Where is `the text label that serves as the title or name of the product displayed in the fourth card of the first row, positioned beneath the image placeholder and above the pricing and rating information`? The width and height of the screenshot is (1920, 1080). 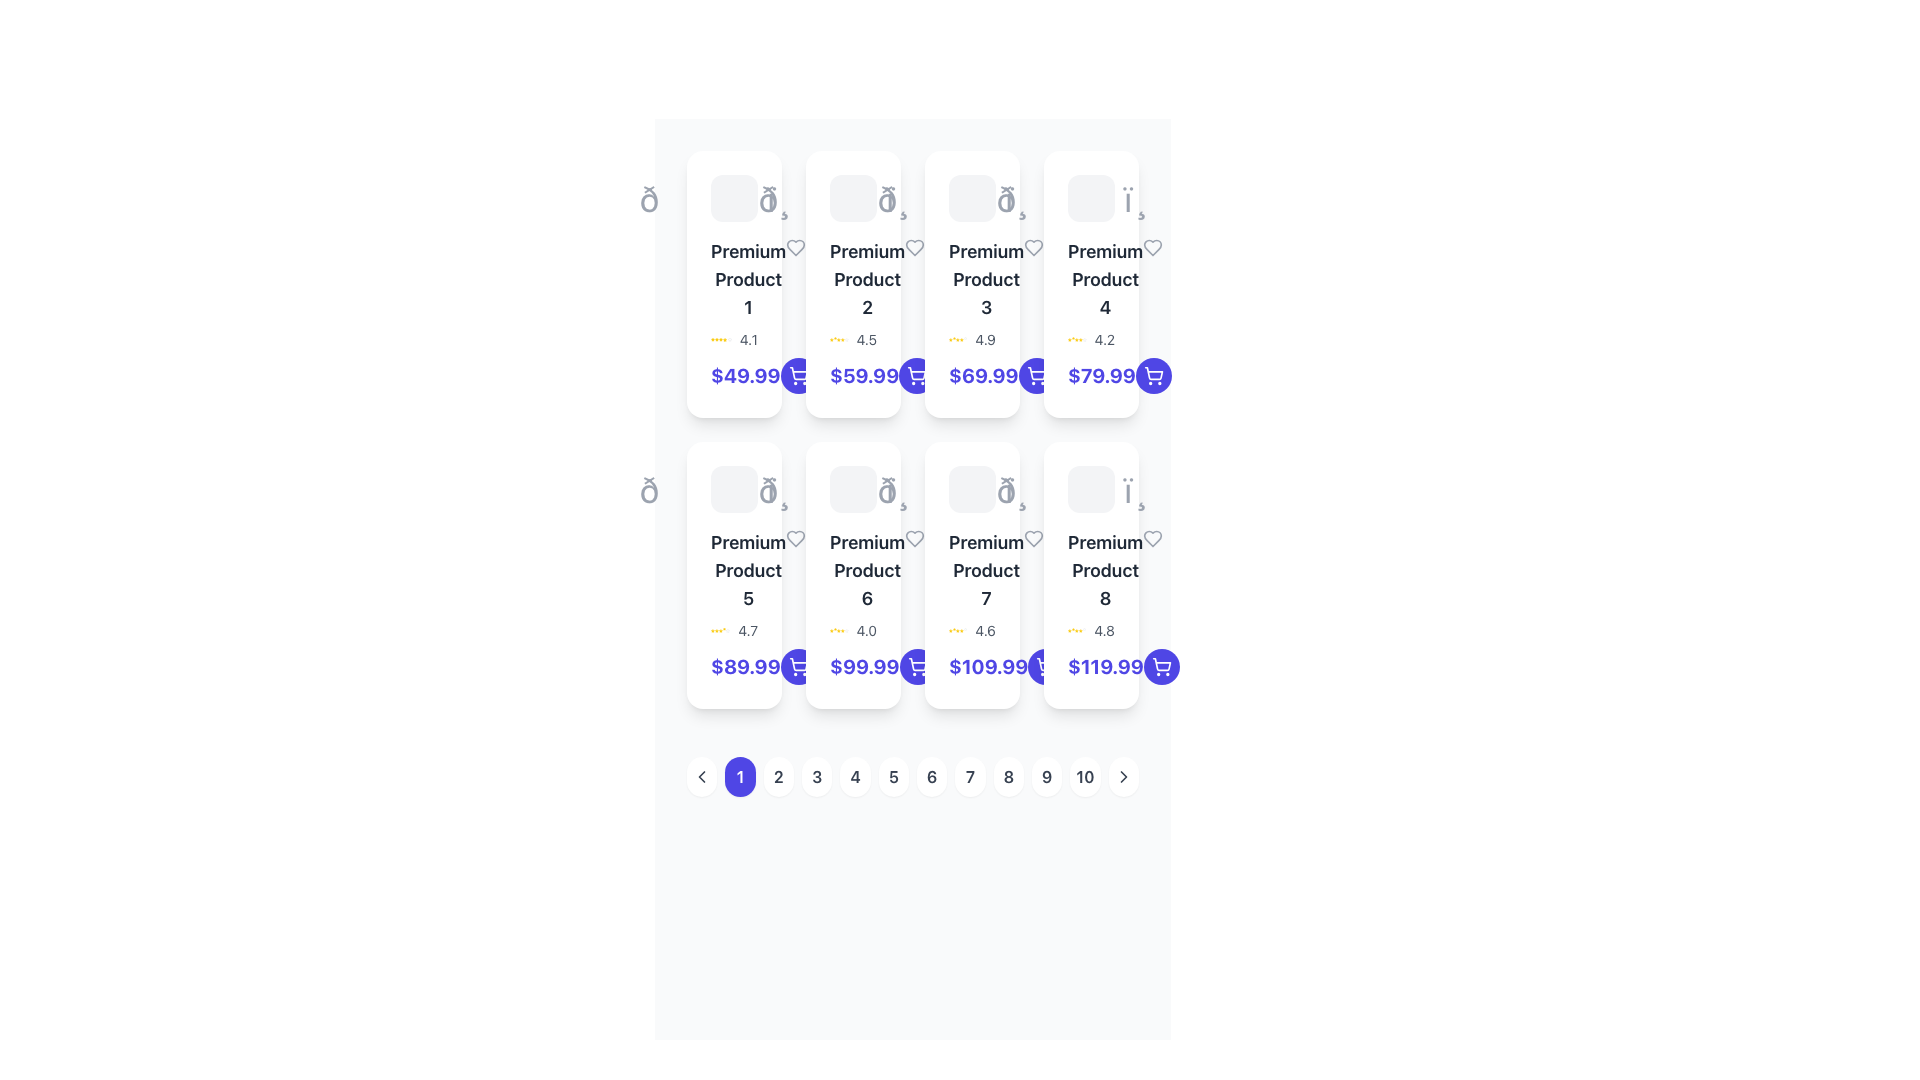 the text label that serves as the title or name of the product displayed in the fourth card of the first row, positioned beneath the image placeholder and above the pricing and rating information is located at coordinates (1090, 280).